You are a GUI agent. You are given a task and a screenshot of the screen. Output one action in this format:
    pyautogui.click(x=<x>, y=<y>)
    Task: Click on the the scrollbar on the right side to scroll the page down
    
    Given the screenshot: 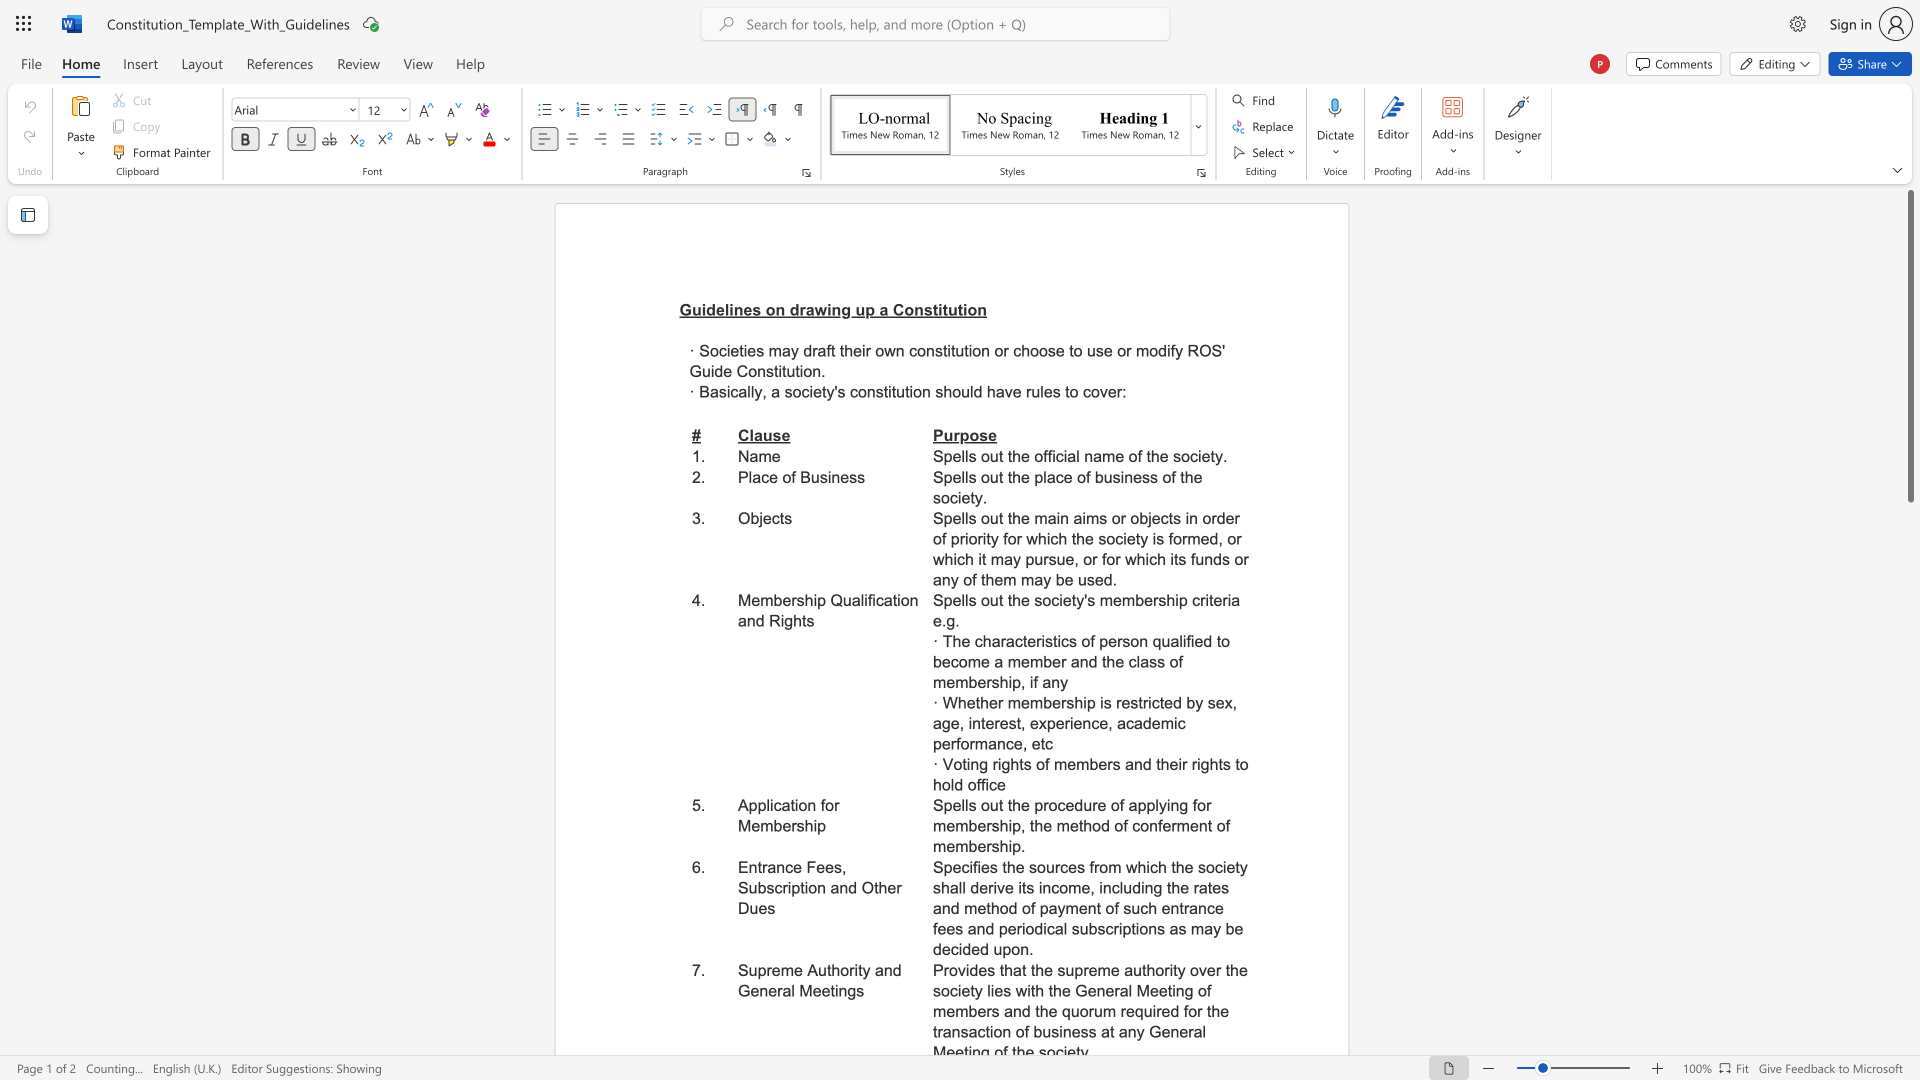 What is the action you would take?
    pyautogui.click(x=1909, y=650)
    